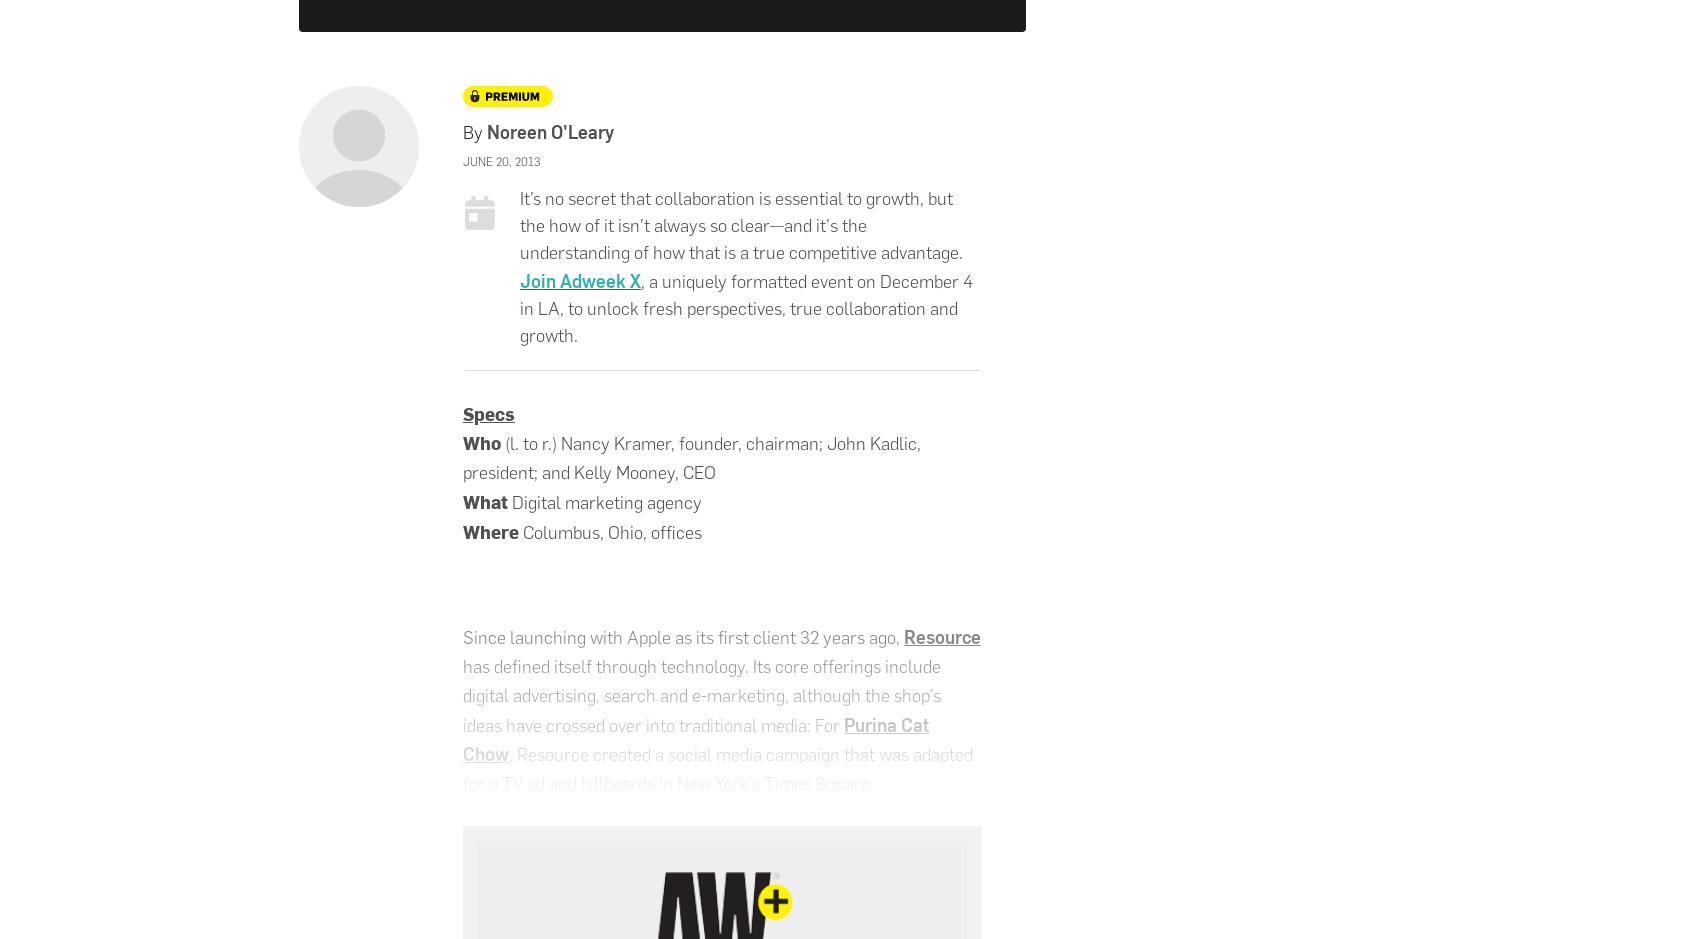 The image size is (1707, 939). I want to click on 'Resource', so click(940, 635).